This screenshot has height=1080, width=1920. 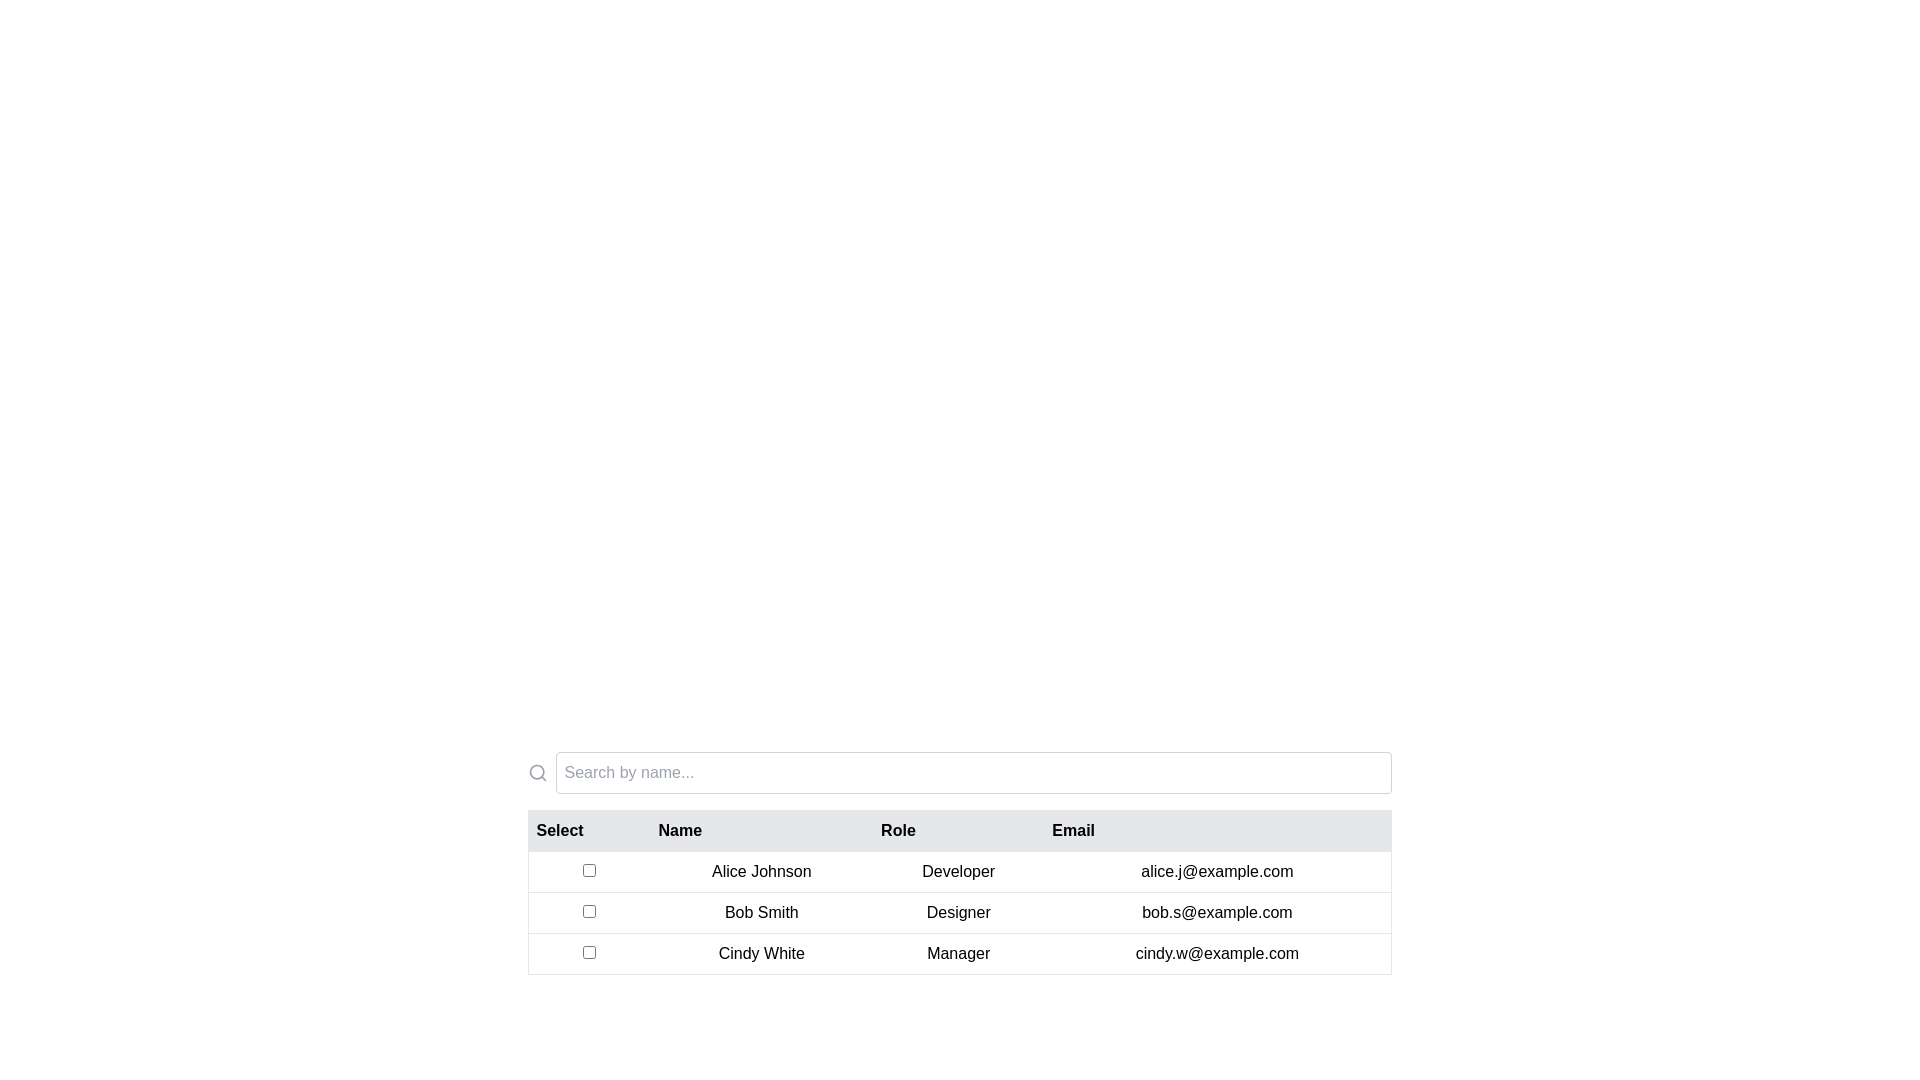 I want to click on the search icon located on the left side of the horizontal layout, which indicates the presence of a search functionality, so click(x=537, y=771).